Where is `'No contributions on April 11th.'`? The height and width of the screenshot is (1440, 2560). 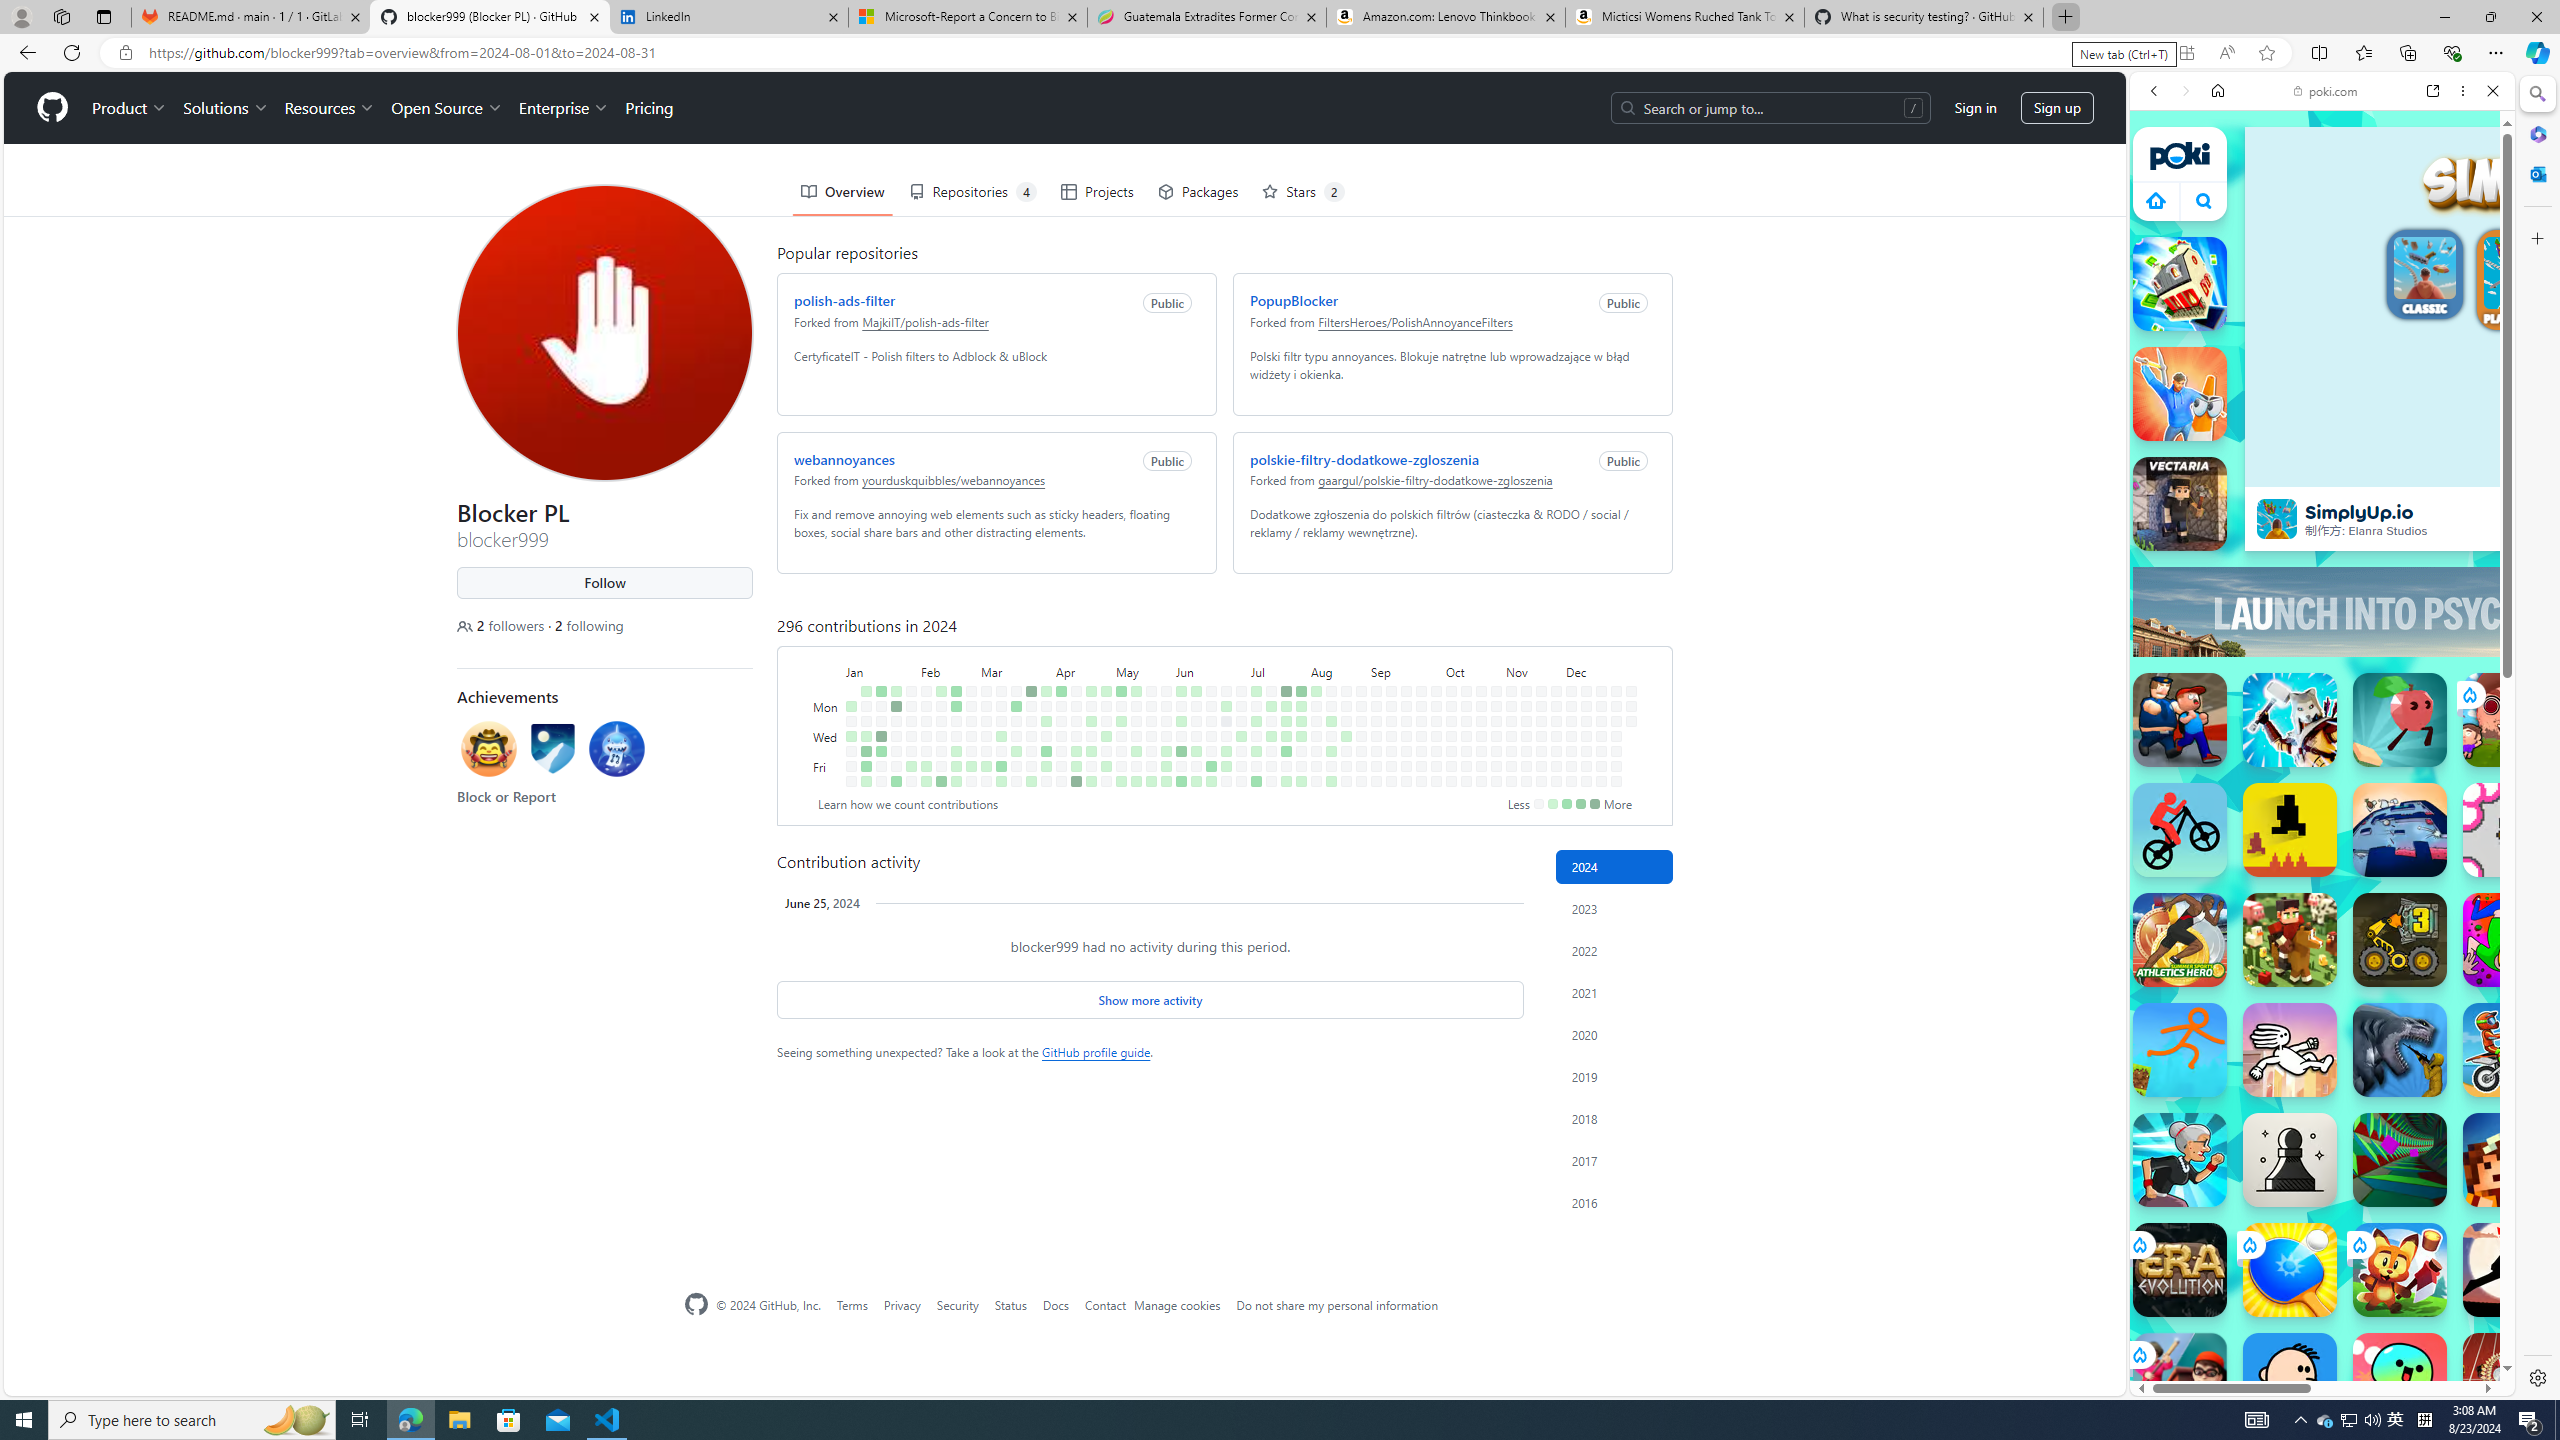
'No contributions on April 11th.' is located at coordinates (1060, 750).